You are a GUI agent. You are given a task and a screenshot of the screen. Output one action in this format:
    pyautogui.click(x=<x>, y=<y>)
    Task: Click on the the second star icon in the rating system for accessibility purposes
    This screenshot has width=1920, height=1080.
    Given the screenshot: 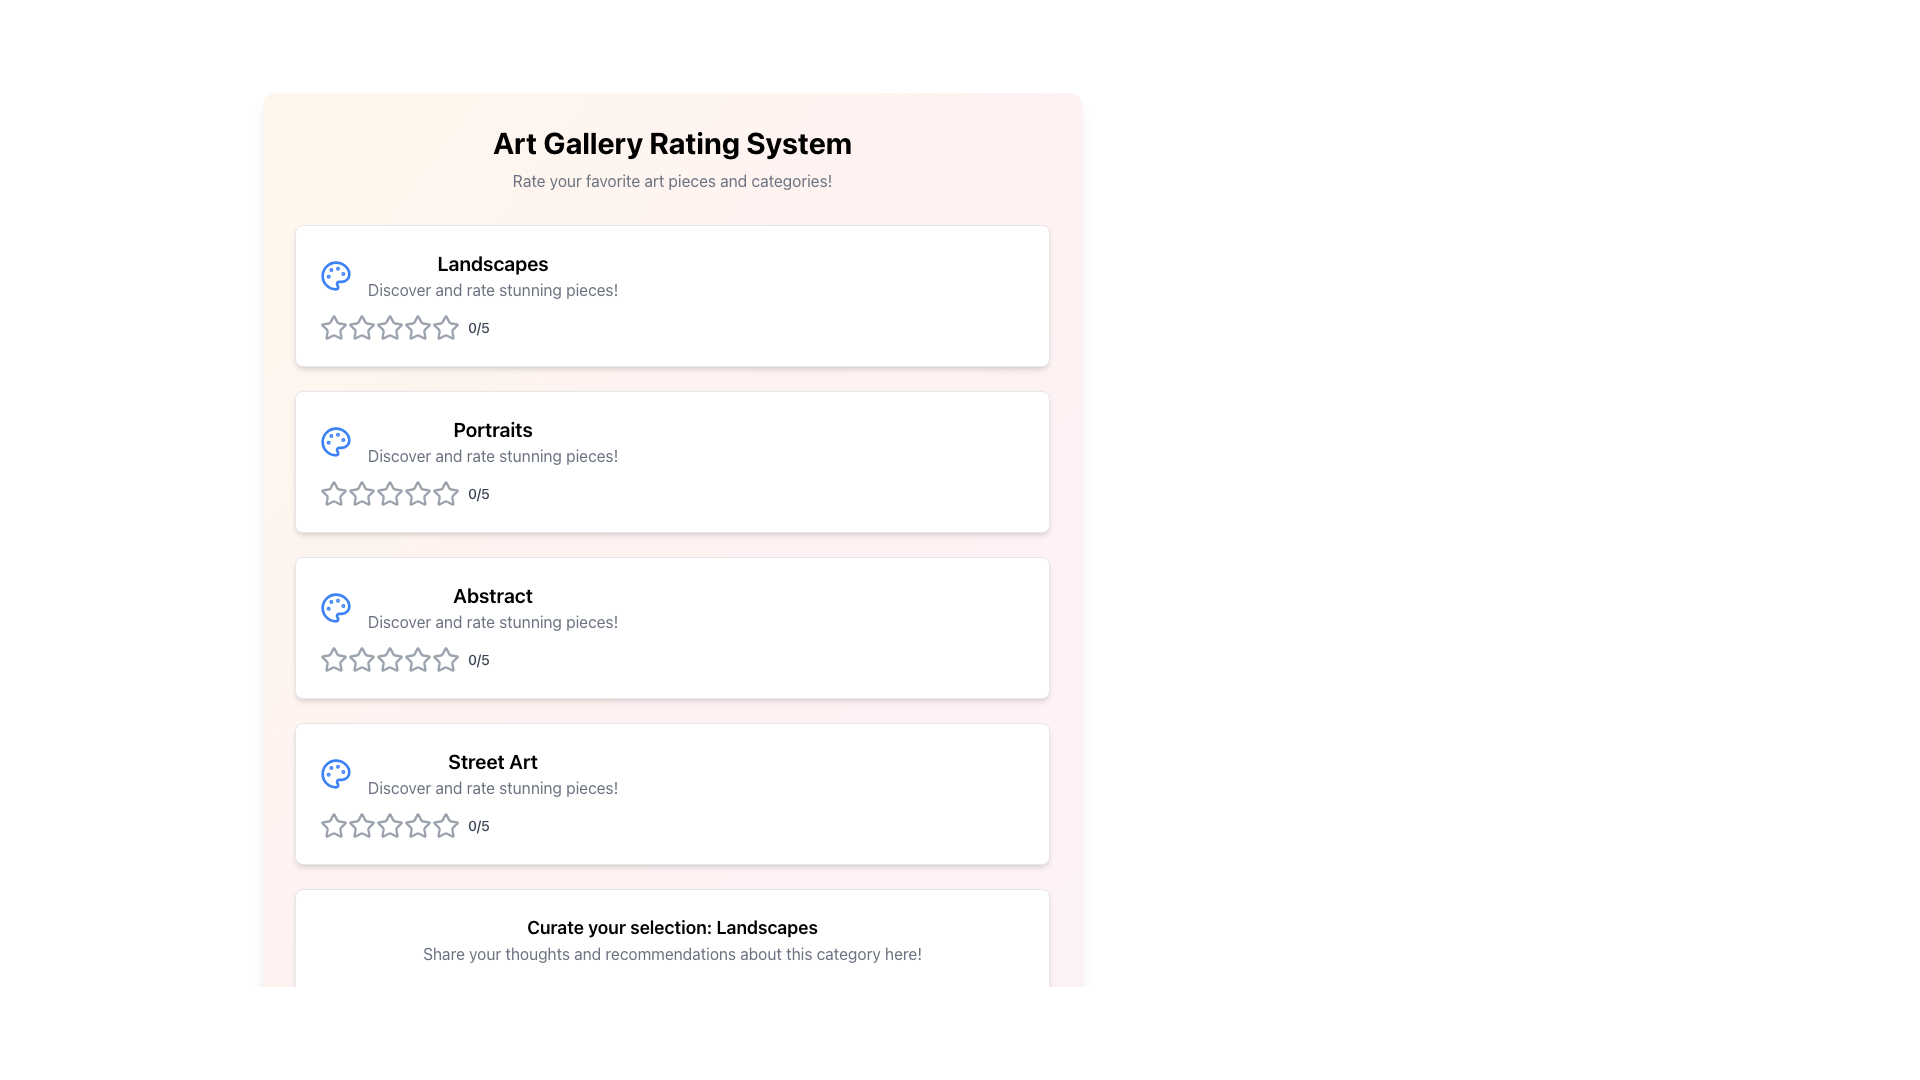 What is the action you would take?
    pyautogui.click(x=361, y=493)
    